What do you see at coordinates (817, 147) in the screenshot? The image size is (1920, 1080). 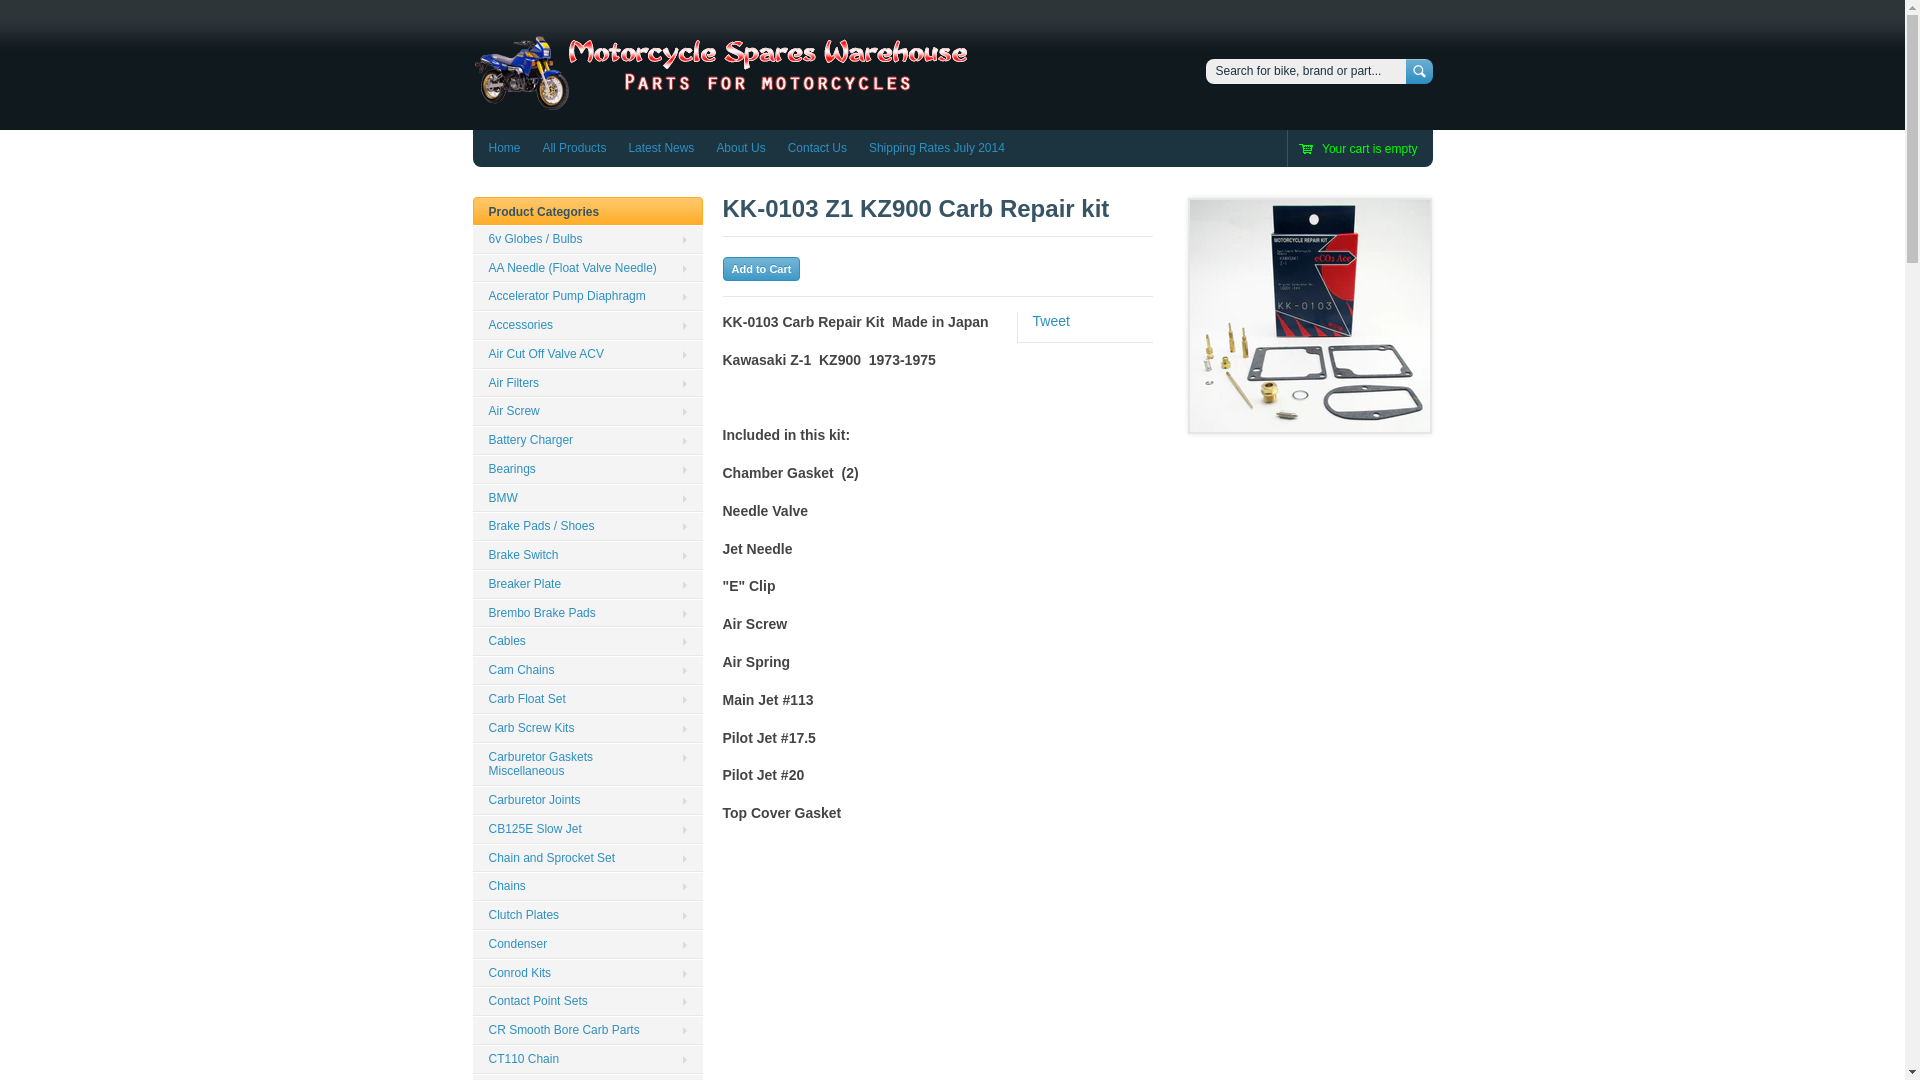 I see `'Contact Us'` at bounding box center [817, 147].